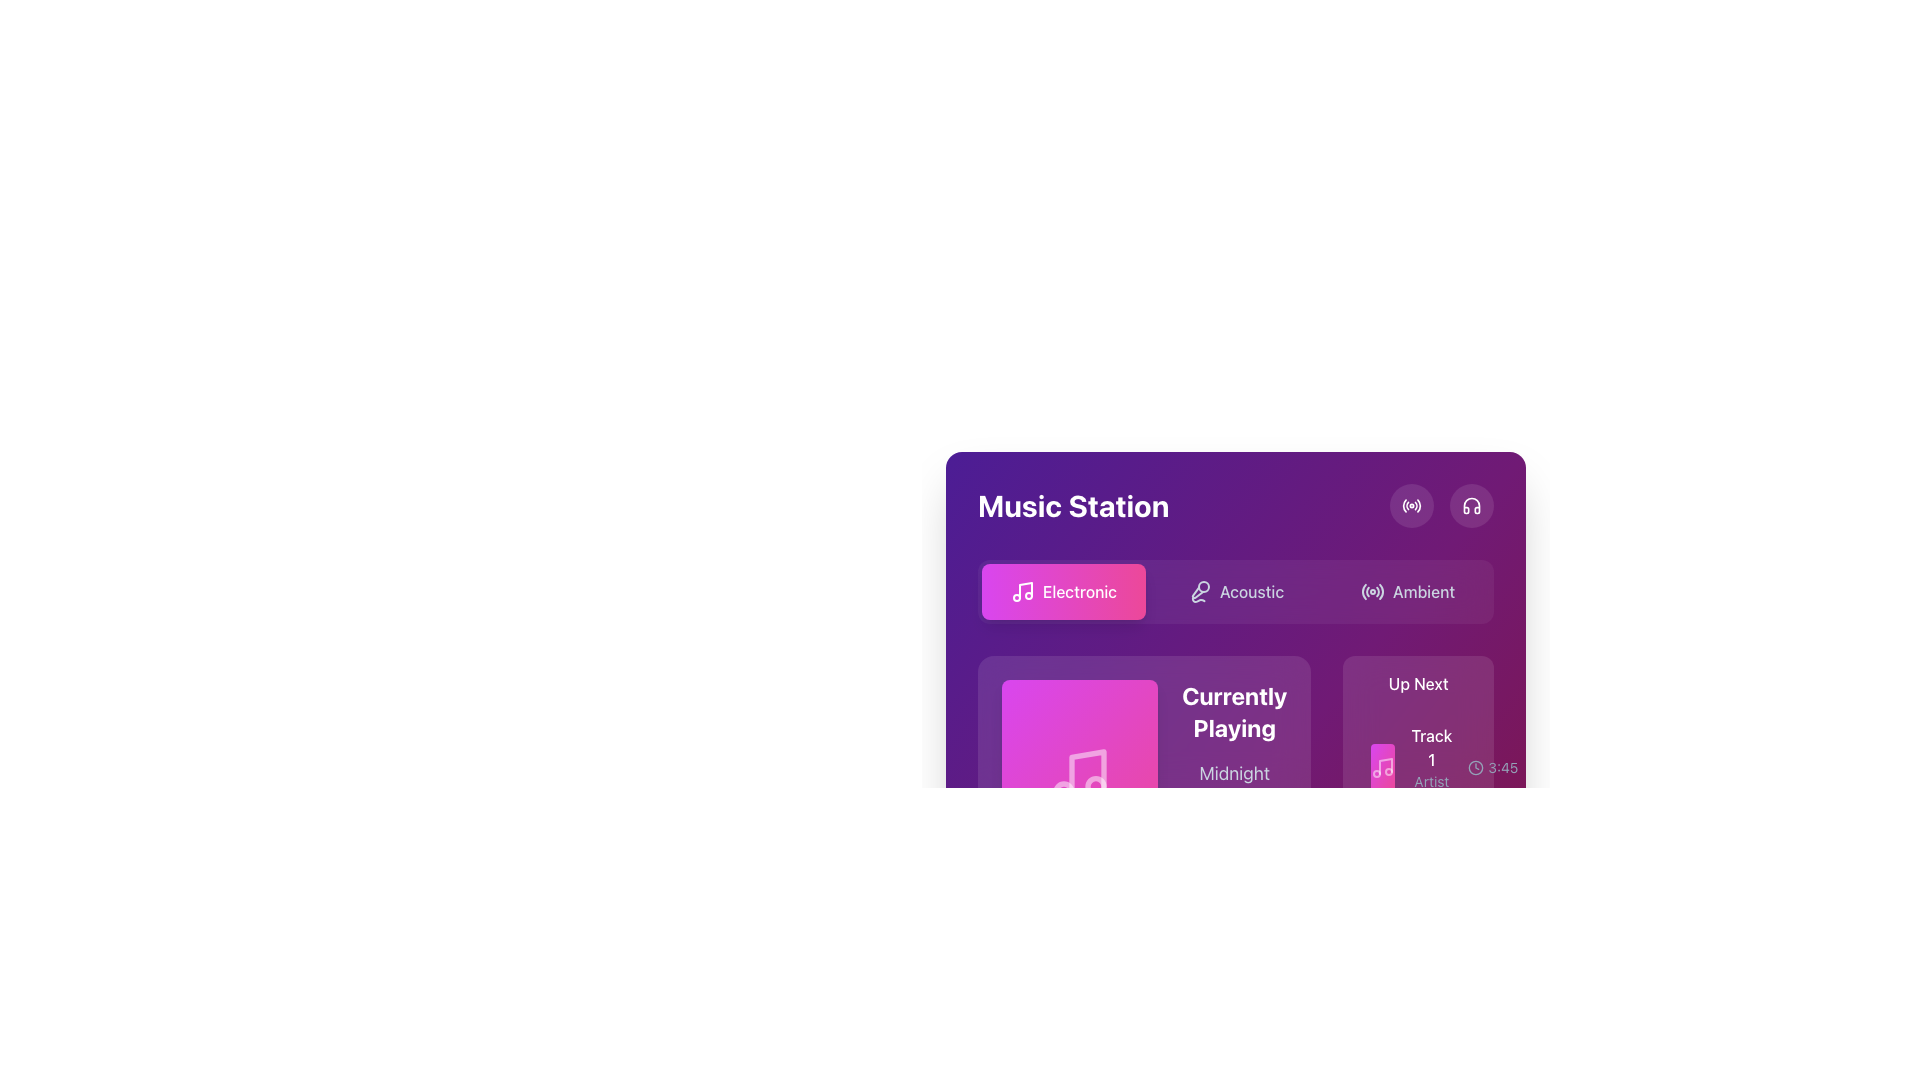 This screenshot has width=1920, height=1080. Describe the element at coordinates (1423, 590) in the screenshot. I see `the 'Ambient' text label/button located on the top-right corner of the options bar` at that location.